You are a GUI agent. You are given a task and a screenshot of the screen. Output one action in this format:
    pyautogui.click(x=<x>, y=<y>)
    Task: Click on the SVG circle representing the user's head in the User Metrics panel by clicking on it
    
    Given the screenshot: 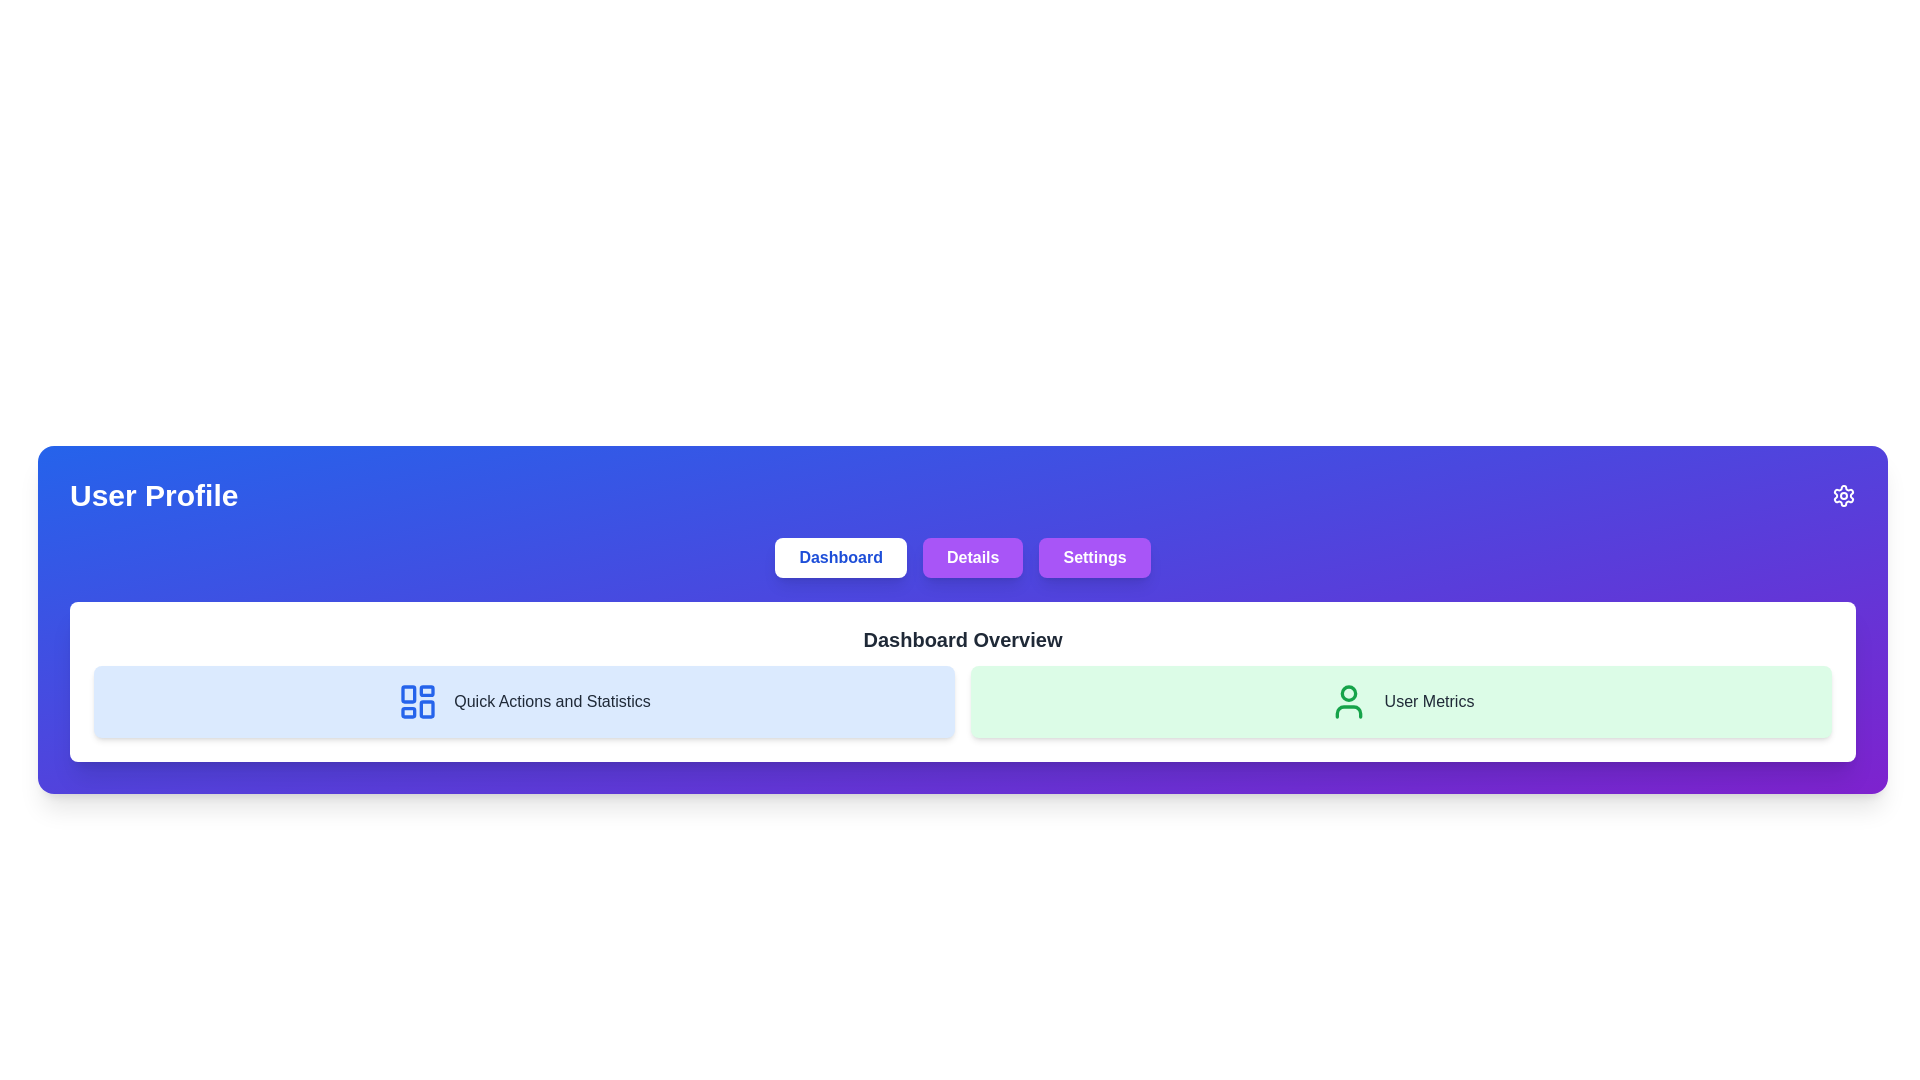 What is the action you would take?
    pyautogui.click(x=1348, y=692)
    